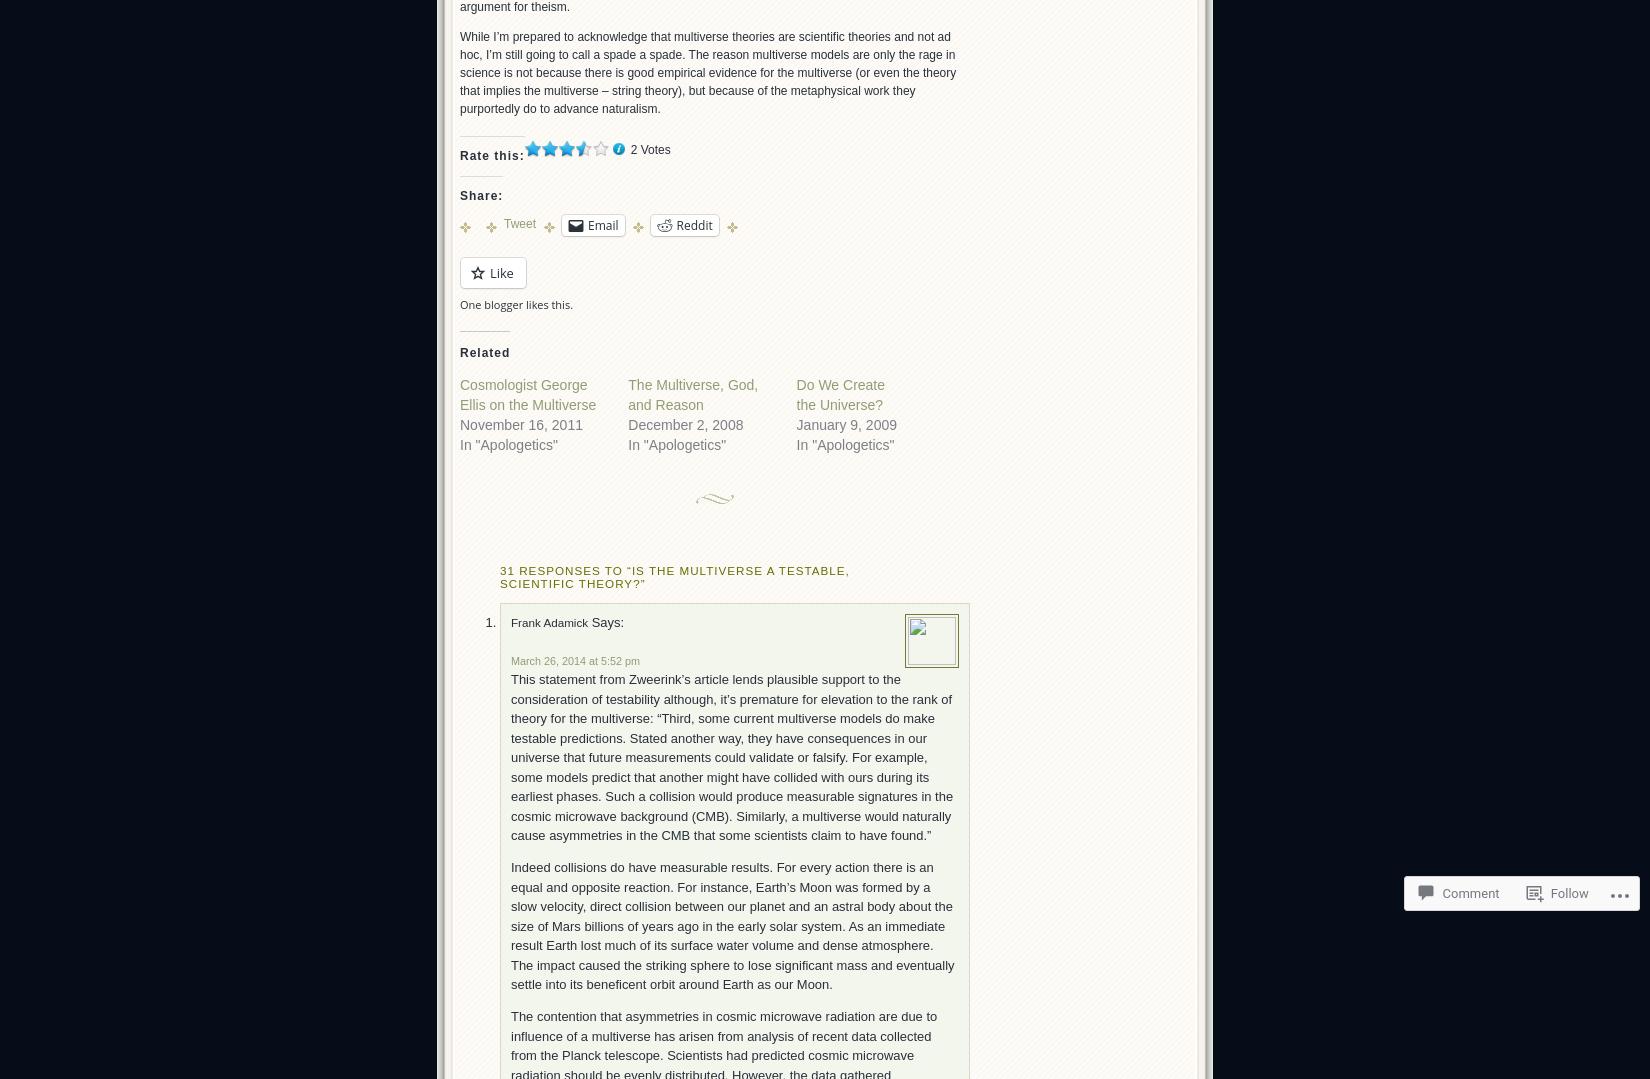  I want to click on 'Tweet', so click(519, 222).